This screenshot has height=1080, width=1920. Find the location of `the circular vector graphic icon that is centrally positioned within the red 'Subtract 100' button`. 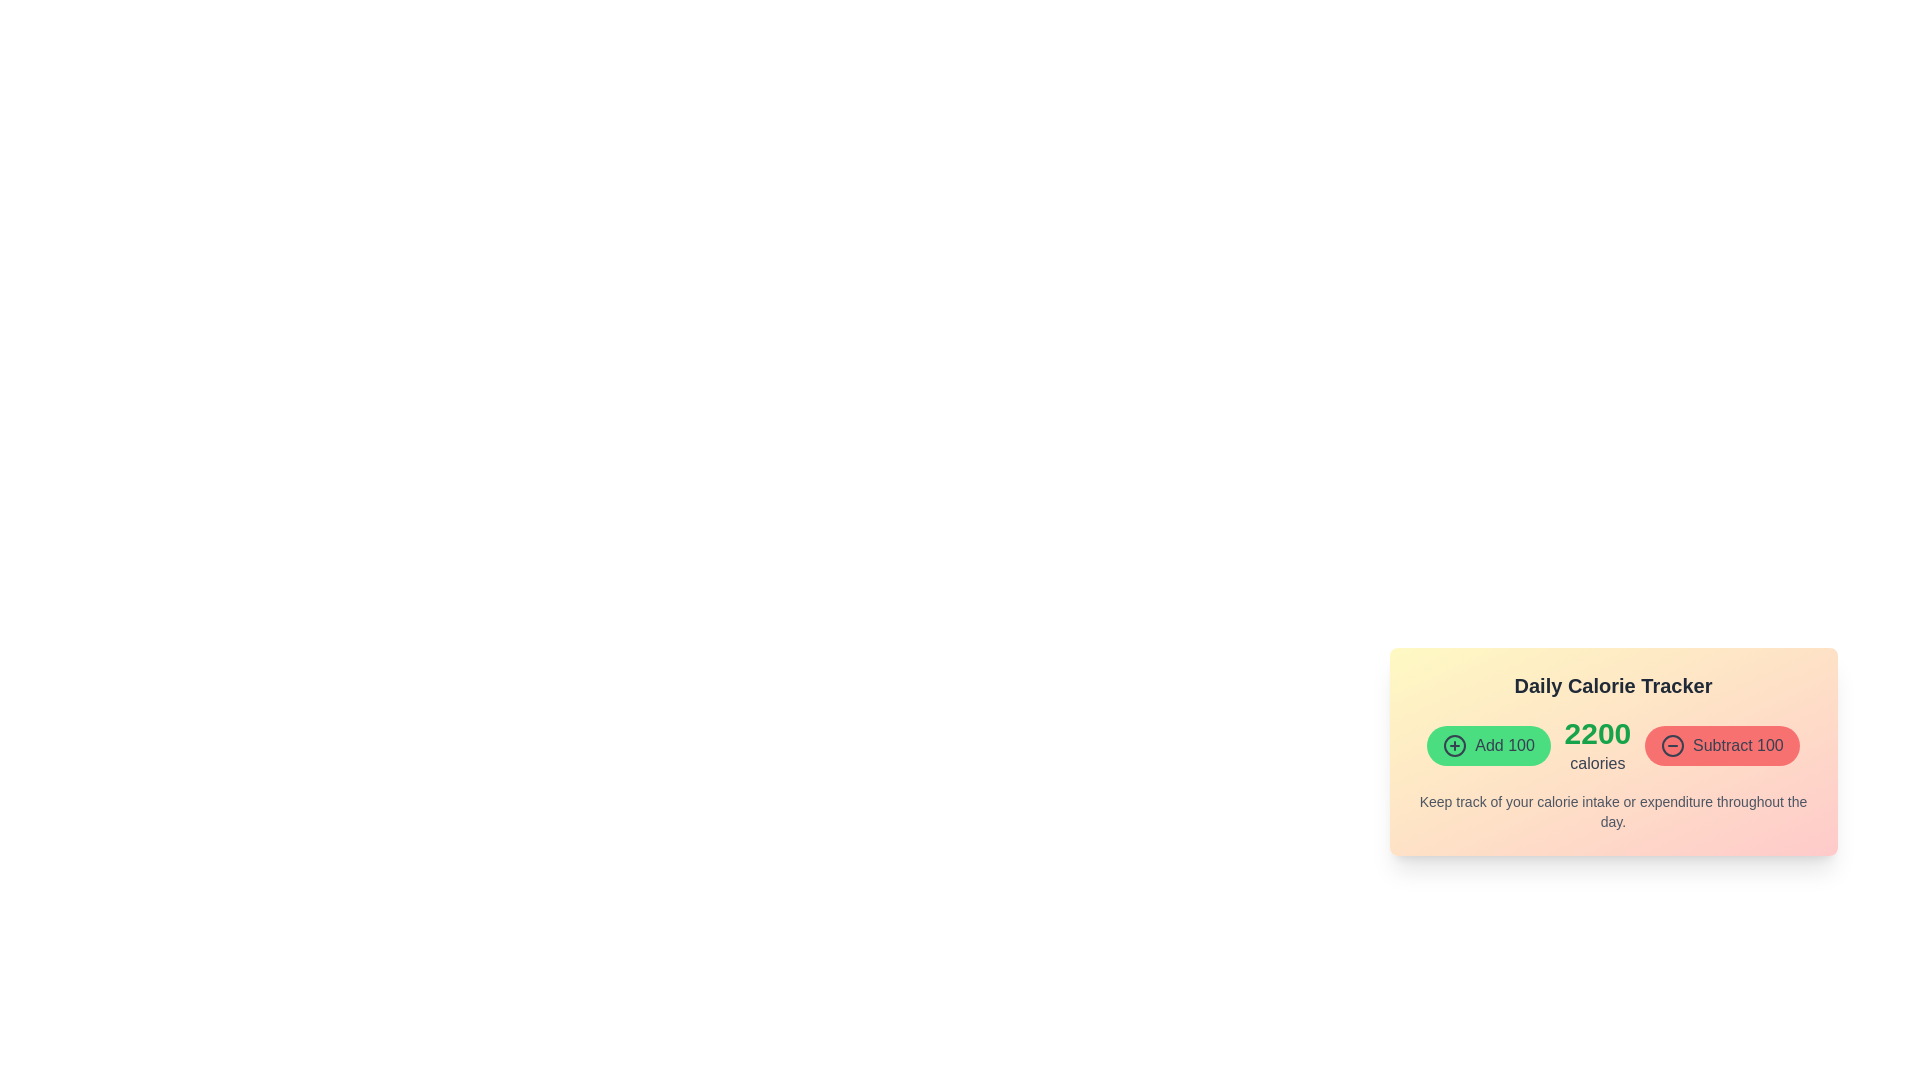

the circular vector graphic icon that is centrally positioned within the red 'Subtract 100' button is located at coordinates (1673, 745).